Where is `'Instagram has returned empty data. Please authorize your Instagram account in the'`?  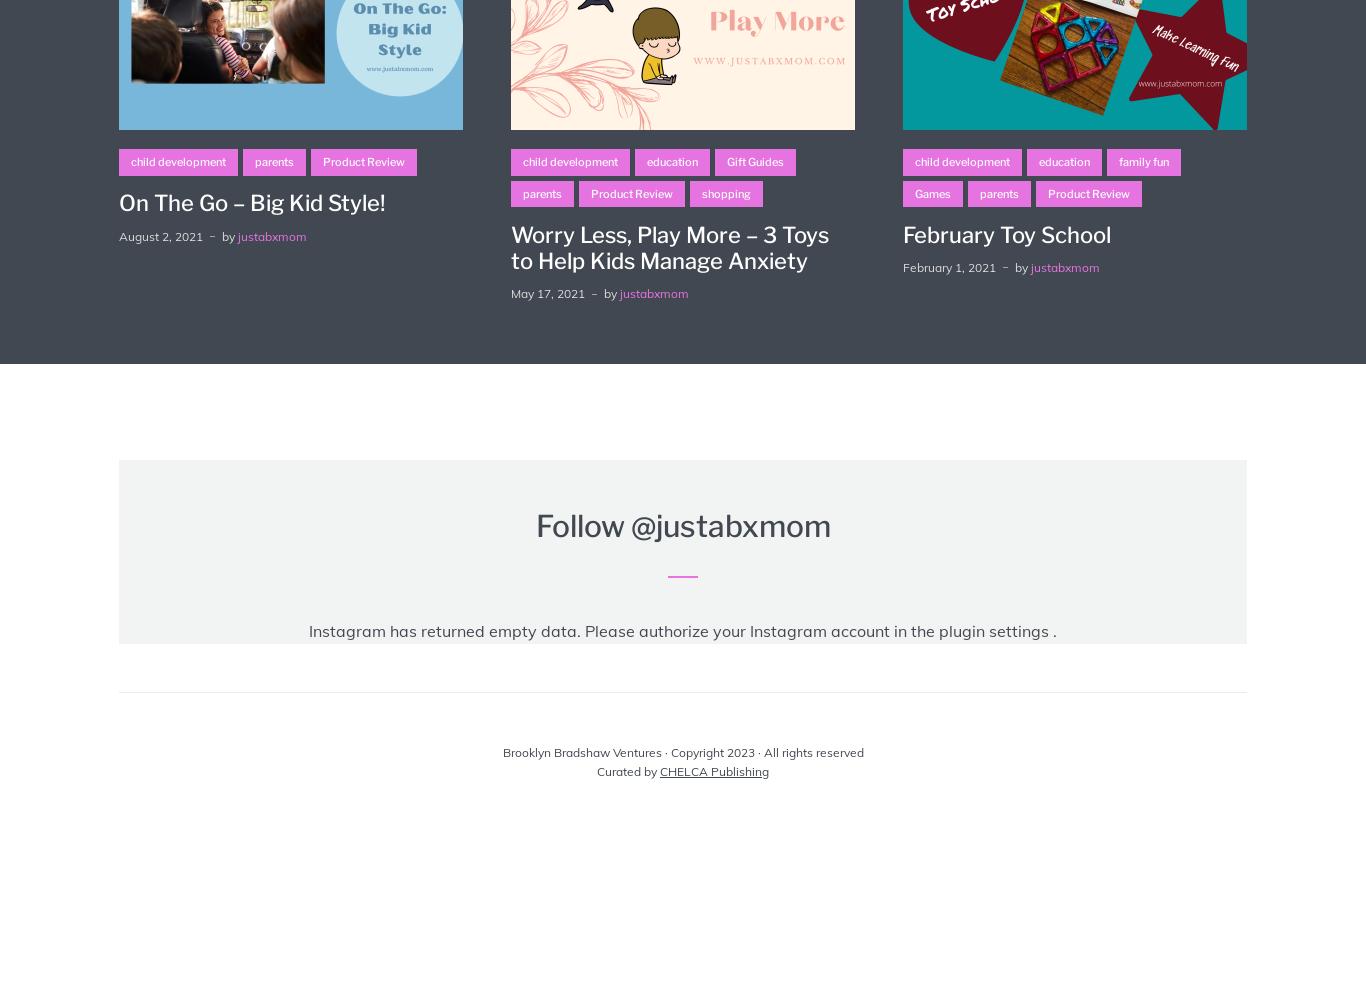 'Instagram has returned empty data. Please authorize your Instagram account in the' is located at coordinates (622, 629).